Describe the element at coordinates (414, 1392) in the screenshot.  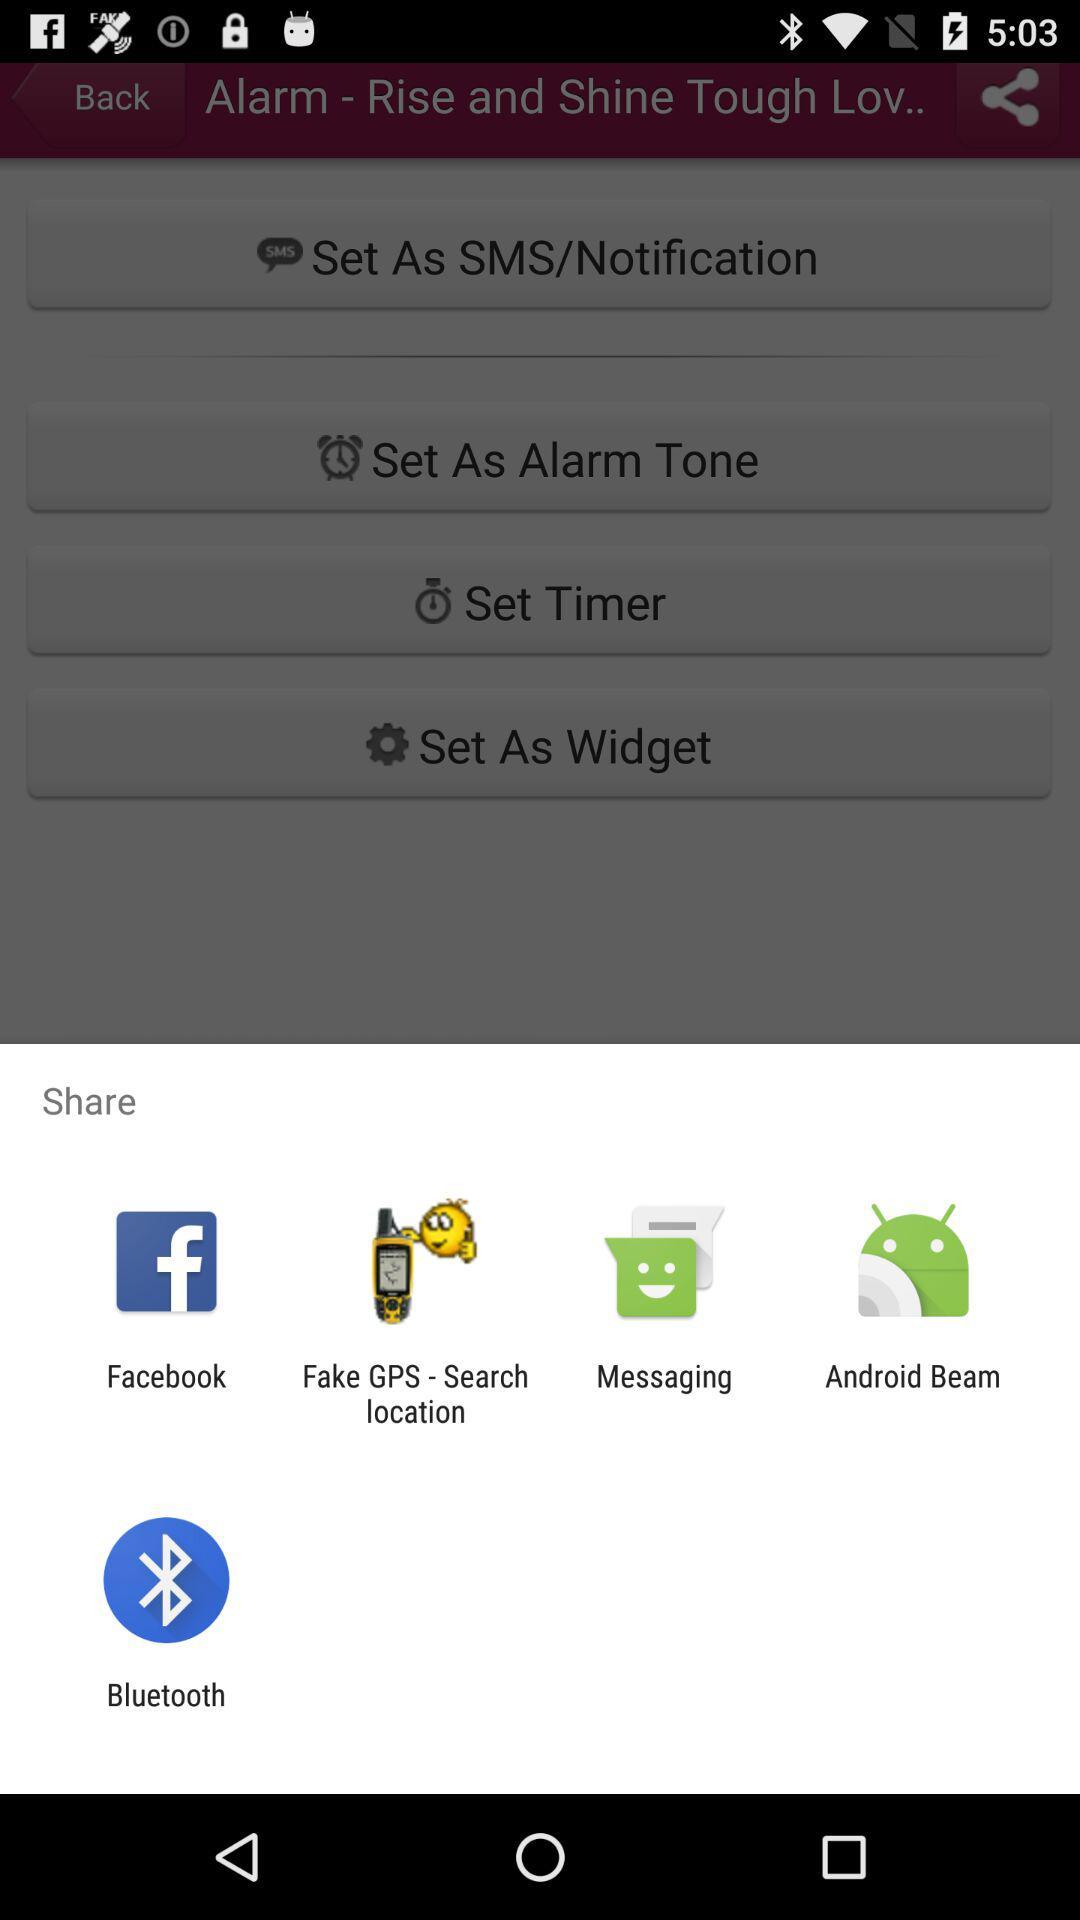
I see `the fake gps search` at that location.